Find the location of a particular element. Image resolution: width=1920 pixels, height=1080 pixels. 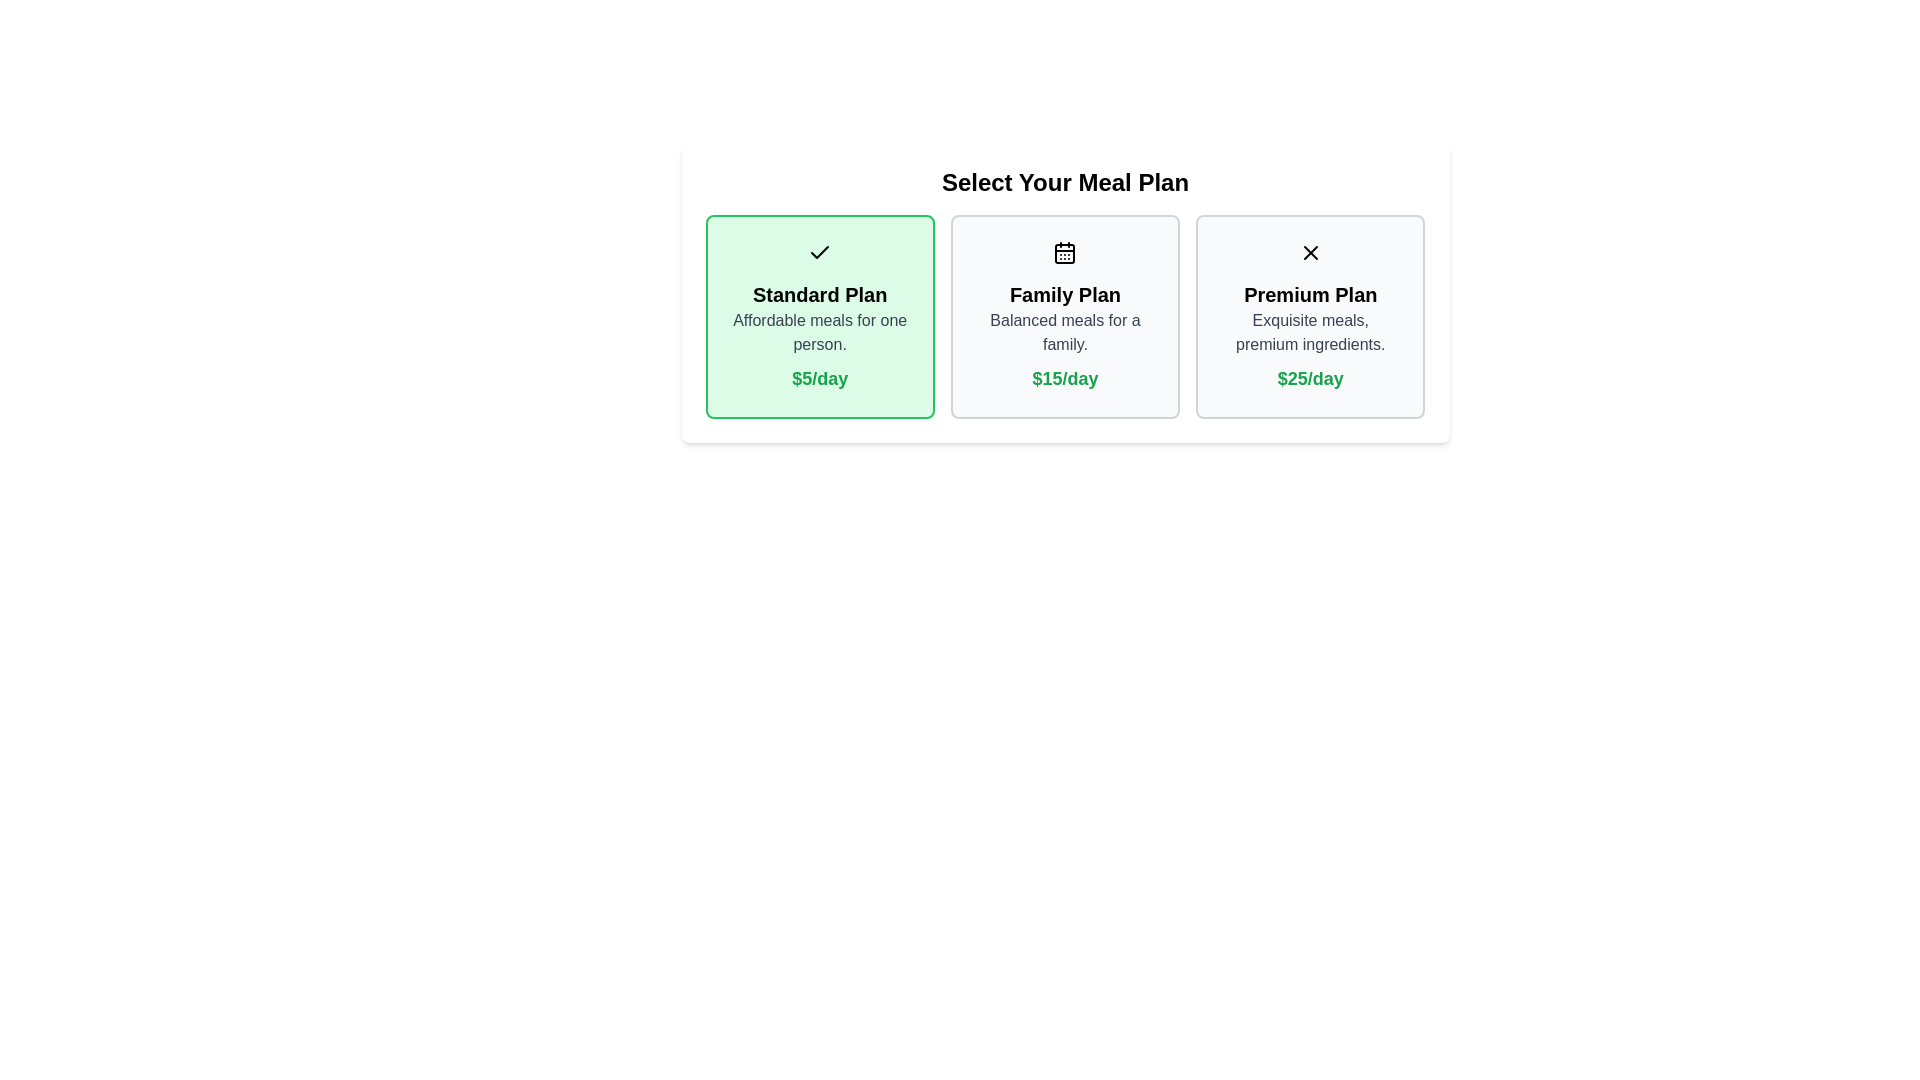

the bolded header text 'Premium Plan' located in the middle portion of the last card in the meal plans menu is located at coordinates (1310, 294).